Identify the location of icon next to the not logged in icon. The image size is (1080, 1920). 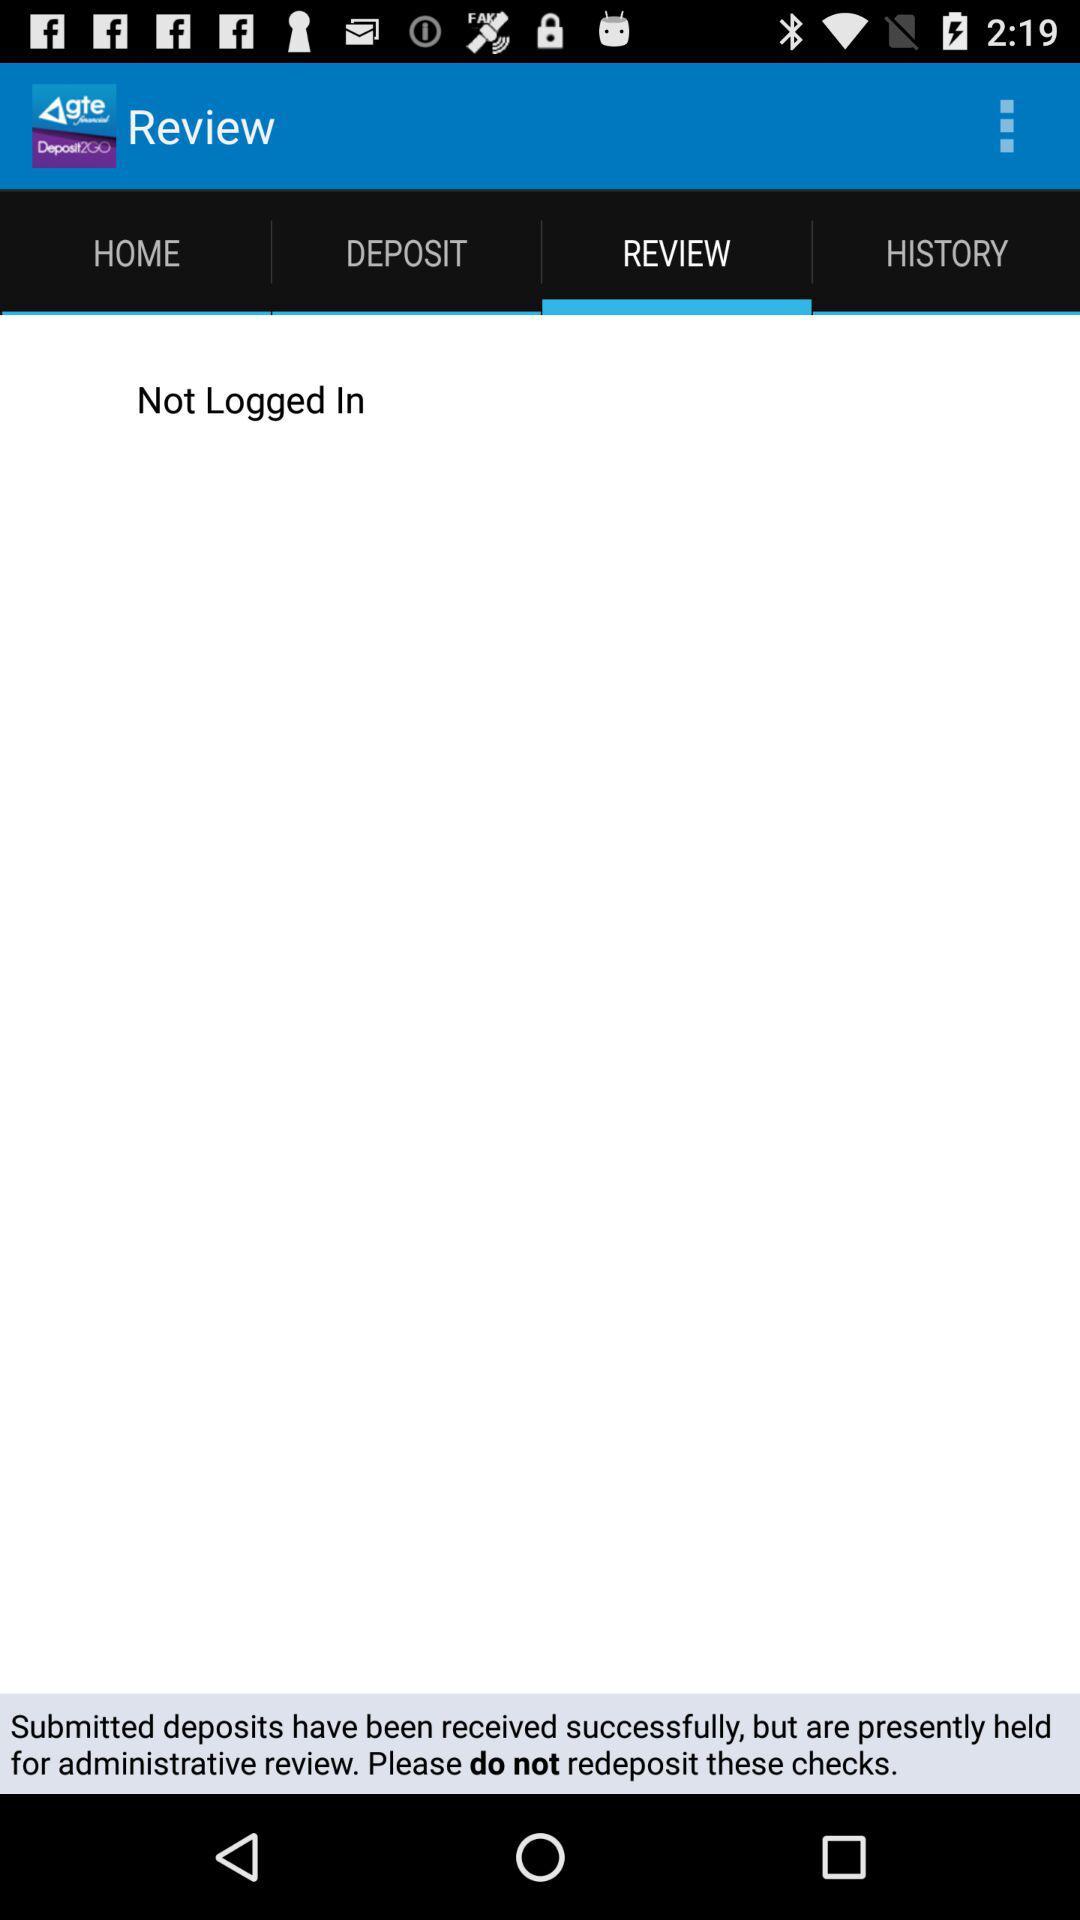
(54, 398).